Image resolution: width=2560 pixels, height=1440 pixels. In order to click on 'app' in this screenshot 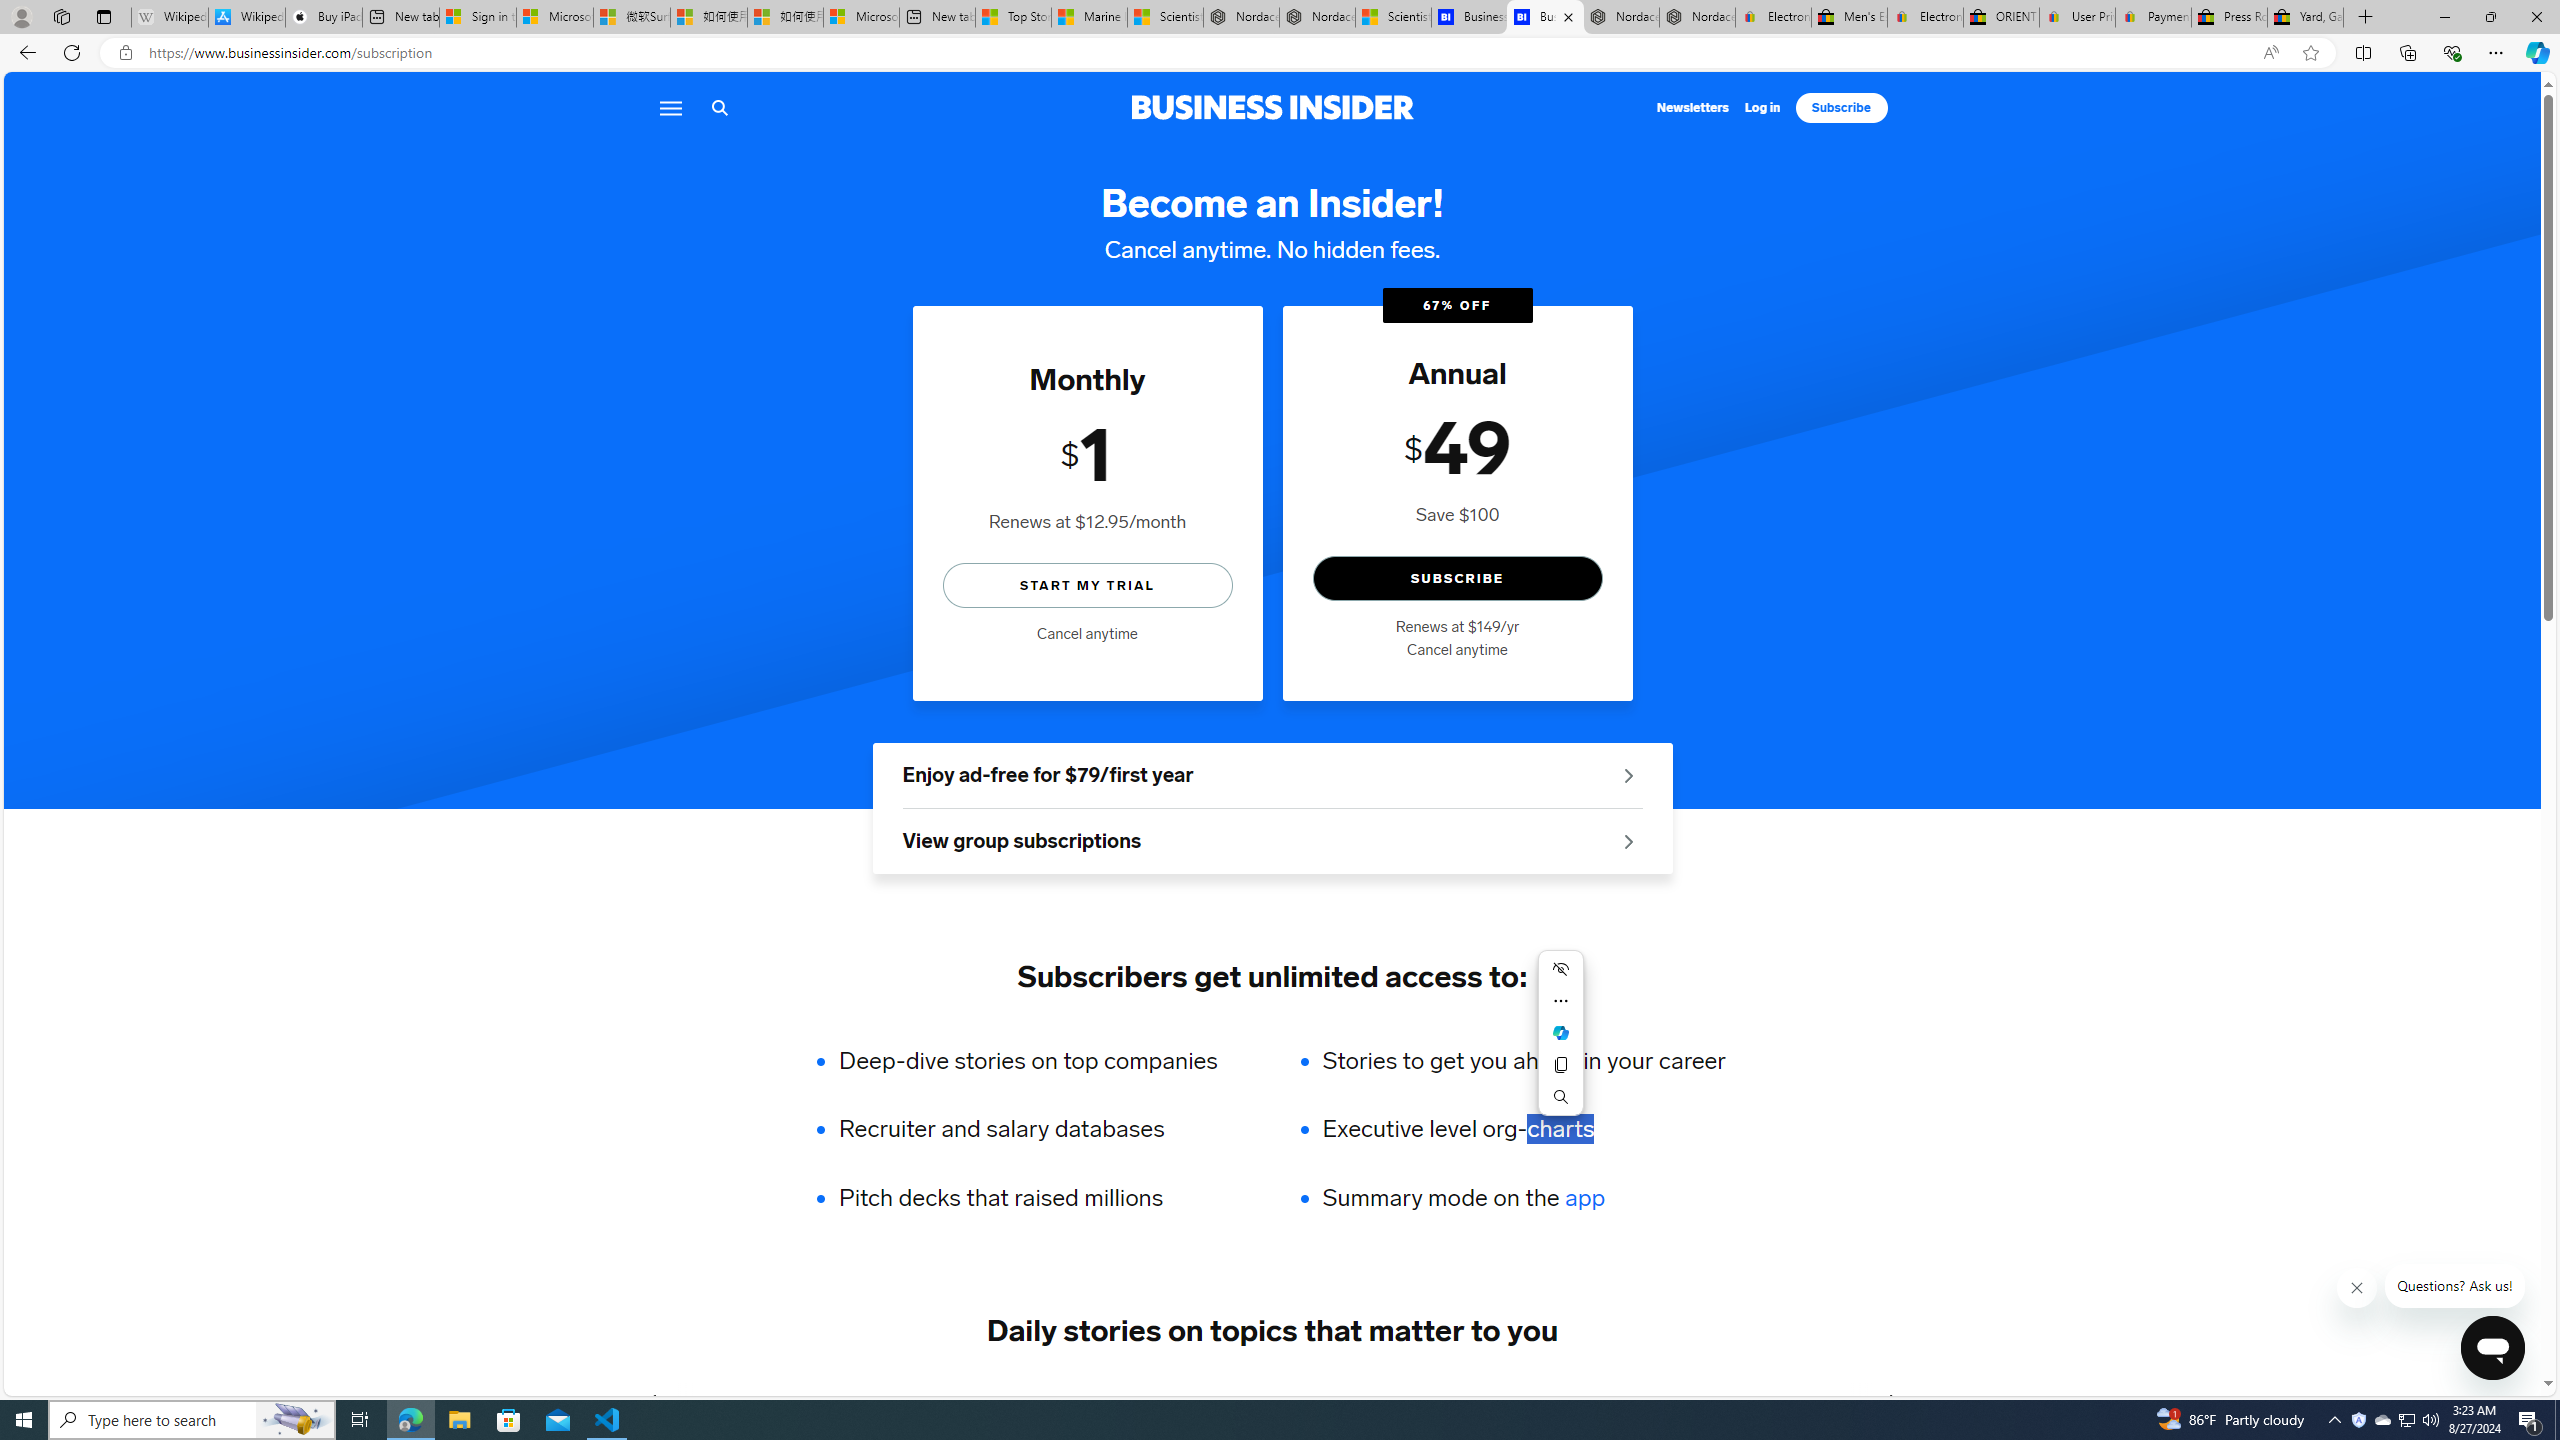, I will do `click(1583, 1198)`.